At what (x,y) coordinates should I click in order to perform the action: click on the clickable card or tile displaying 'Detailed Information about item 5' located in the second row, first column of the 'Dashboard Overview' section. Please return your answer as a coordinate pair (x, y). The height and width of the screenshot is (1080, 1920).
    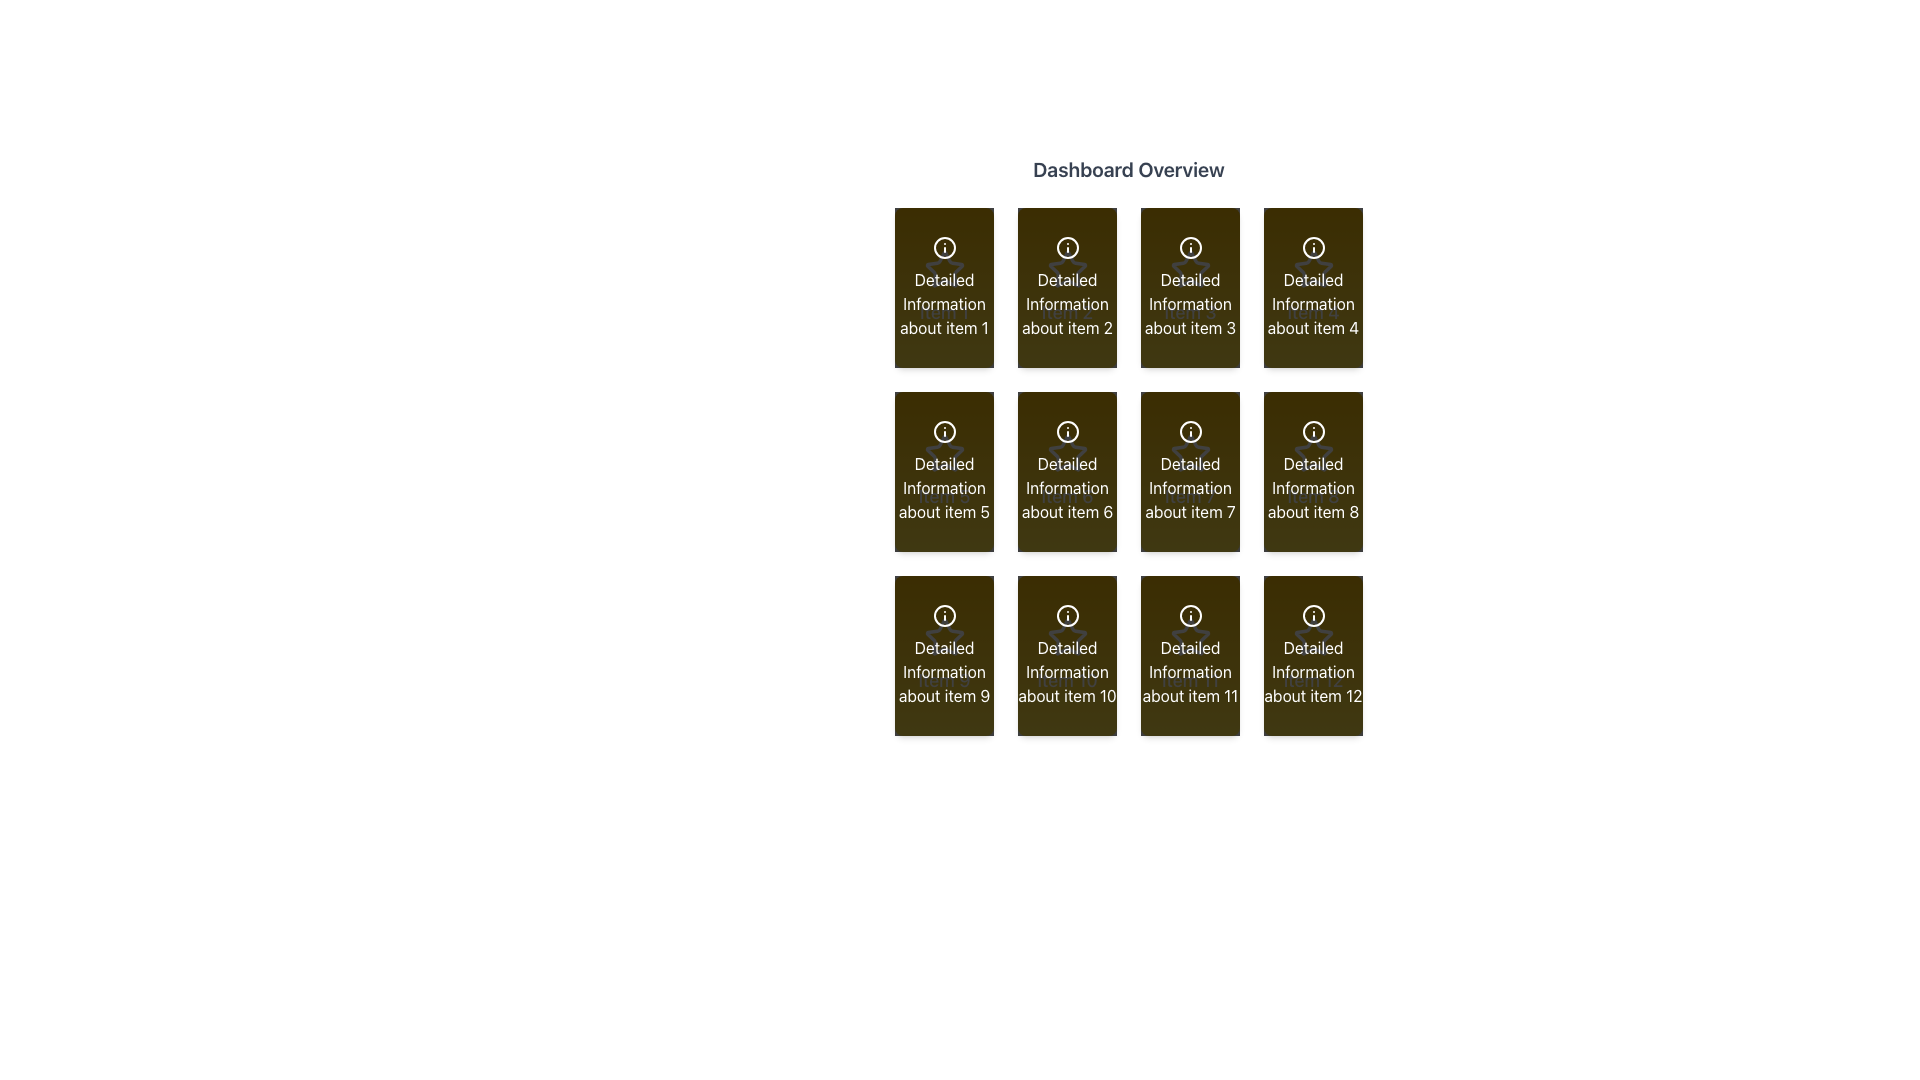
    Looking at the image, I should click on (943, 471).